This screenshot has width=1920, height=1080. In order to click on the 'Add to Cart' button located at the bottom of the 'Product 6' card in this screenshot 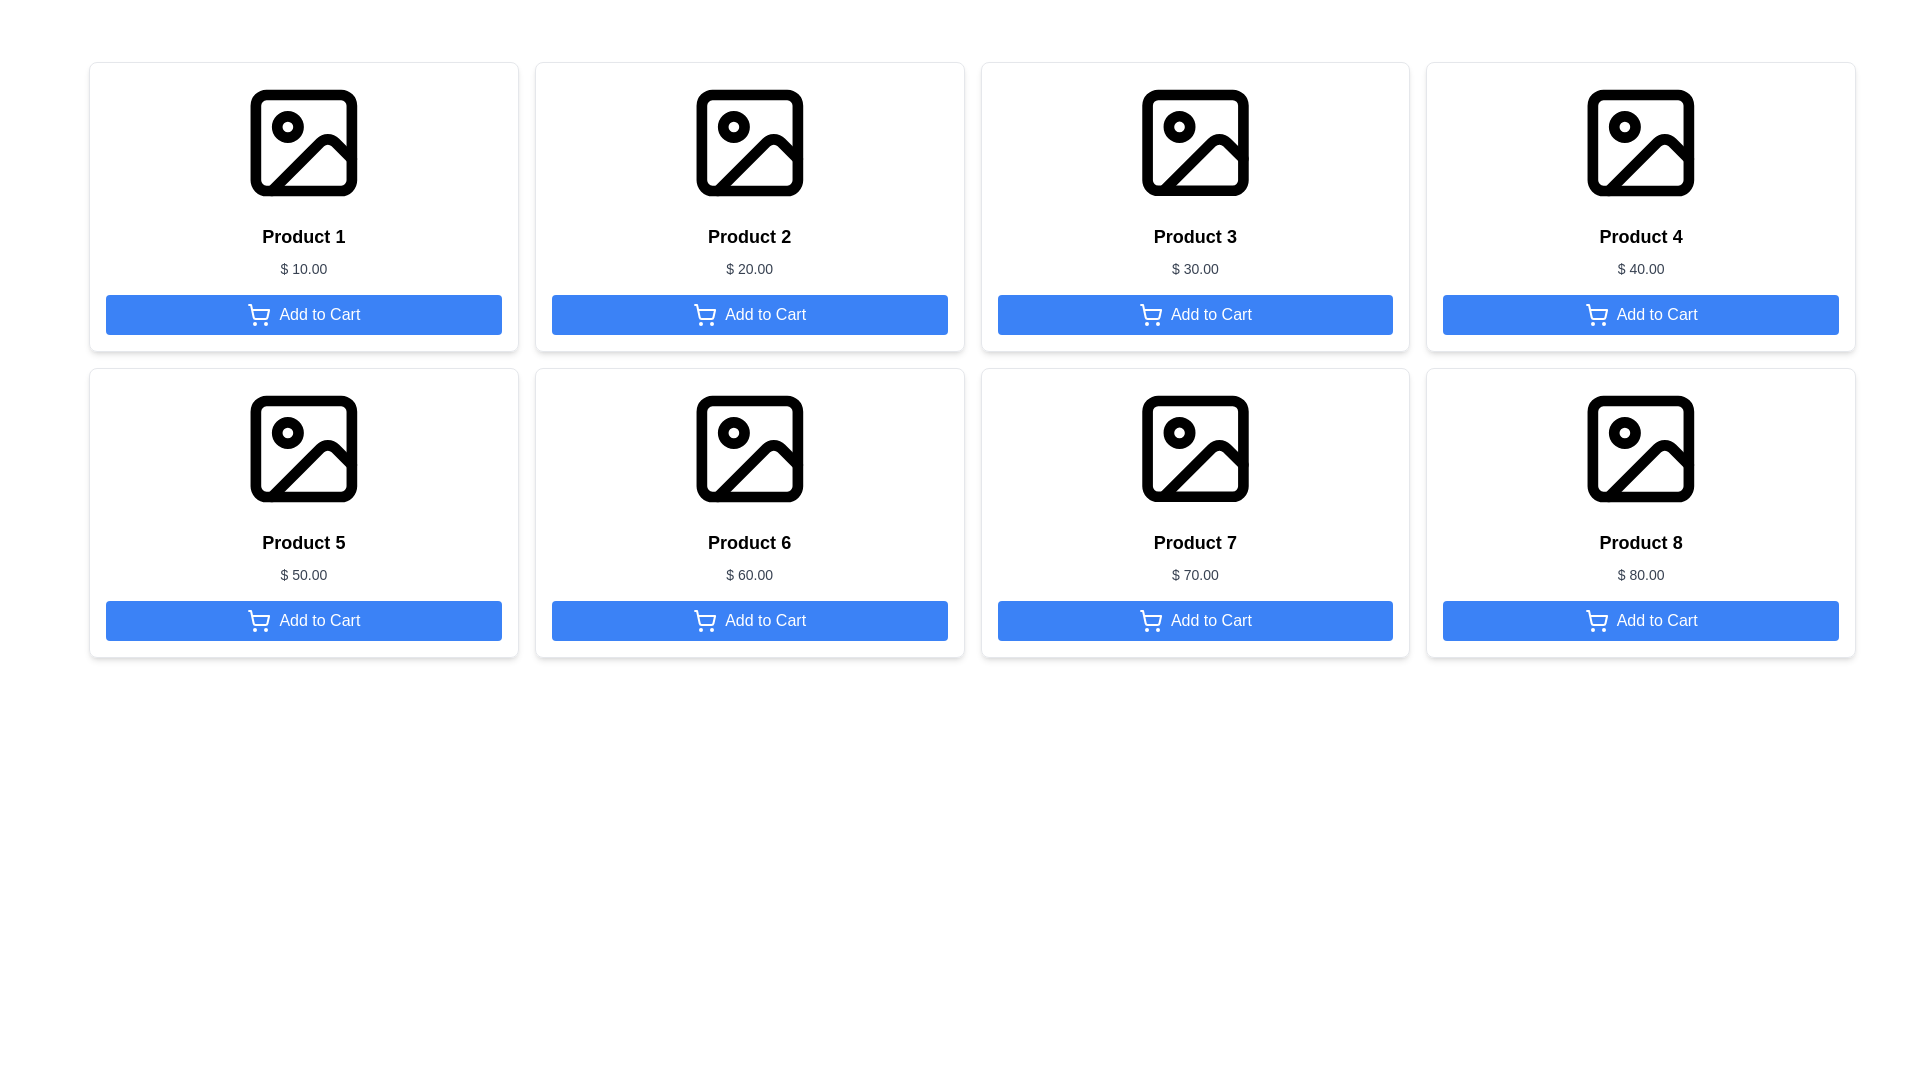, I will do `click(748, 620)`.